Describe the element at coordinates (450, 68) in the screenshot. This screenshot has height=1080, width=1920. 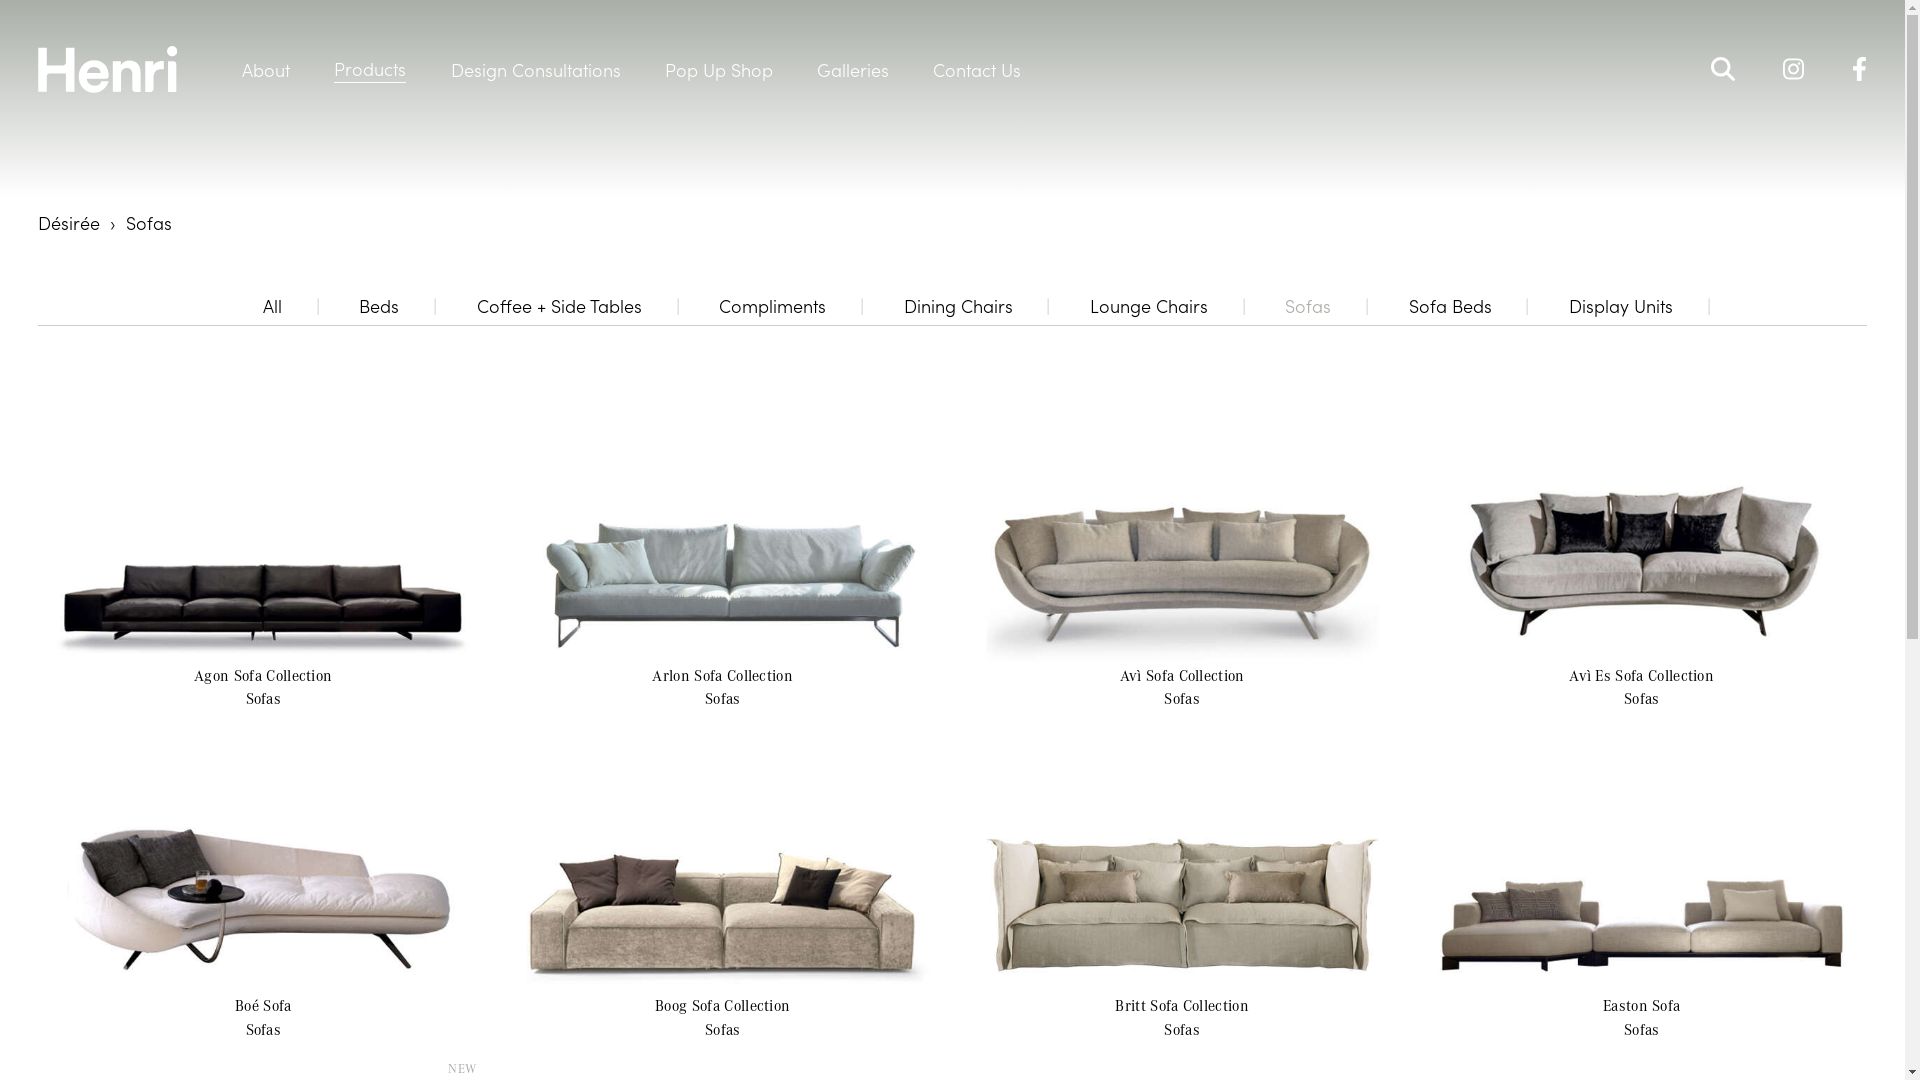
I see `'Design Consultations'` at that location.